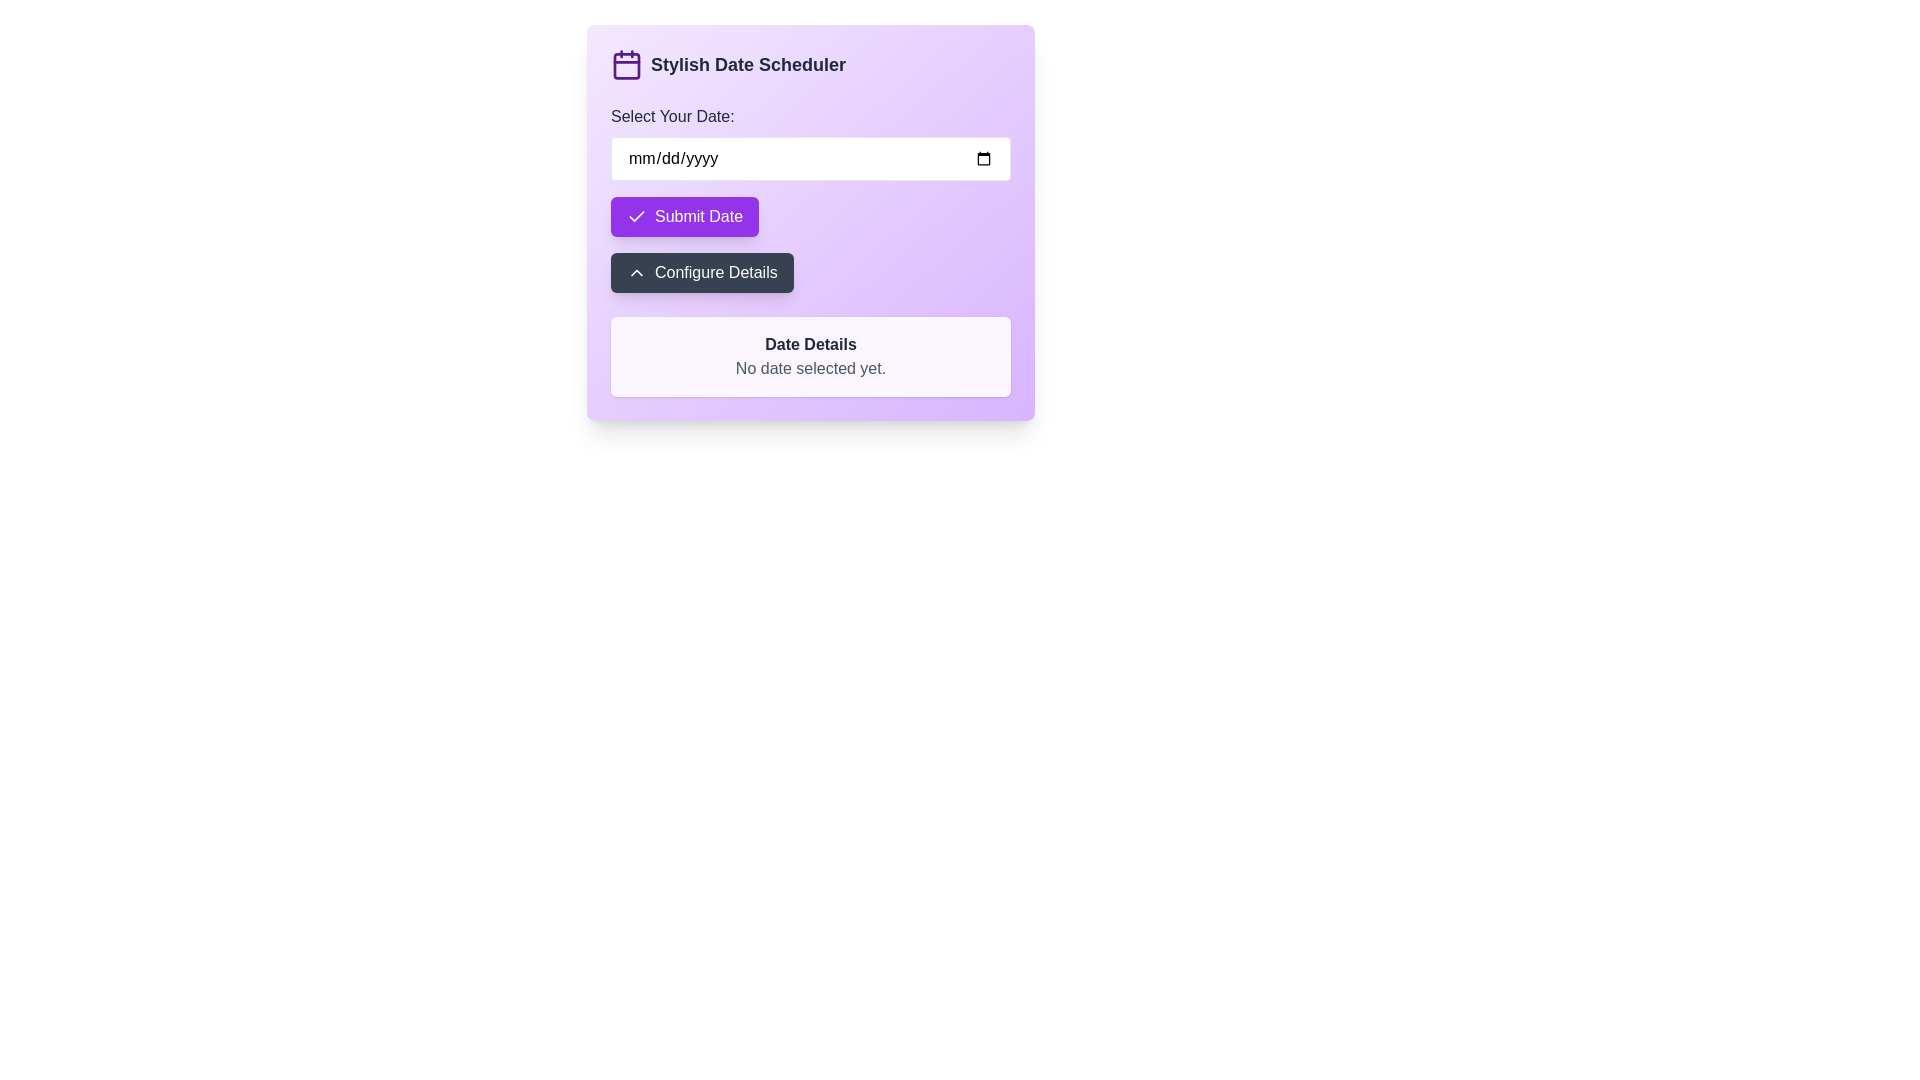 The image size is (1920, 1080). I want to click on the Date Input Field in the 'Stylish Date Scheduler' section, so click(811, 141).